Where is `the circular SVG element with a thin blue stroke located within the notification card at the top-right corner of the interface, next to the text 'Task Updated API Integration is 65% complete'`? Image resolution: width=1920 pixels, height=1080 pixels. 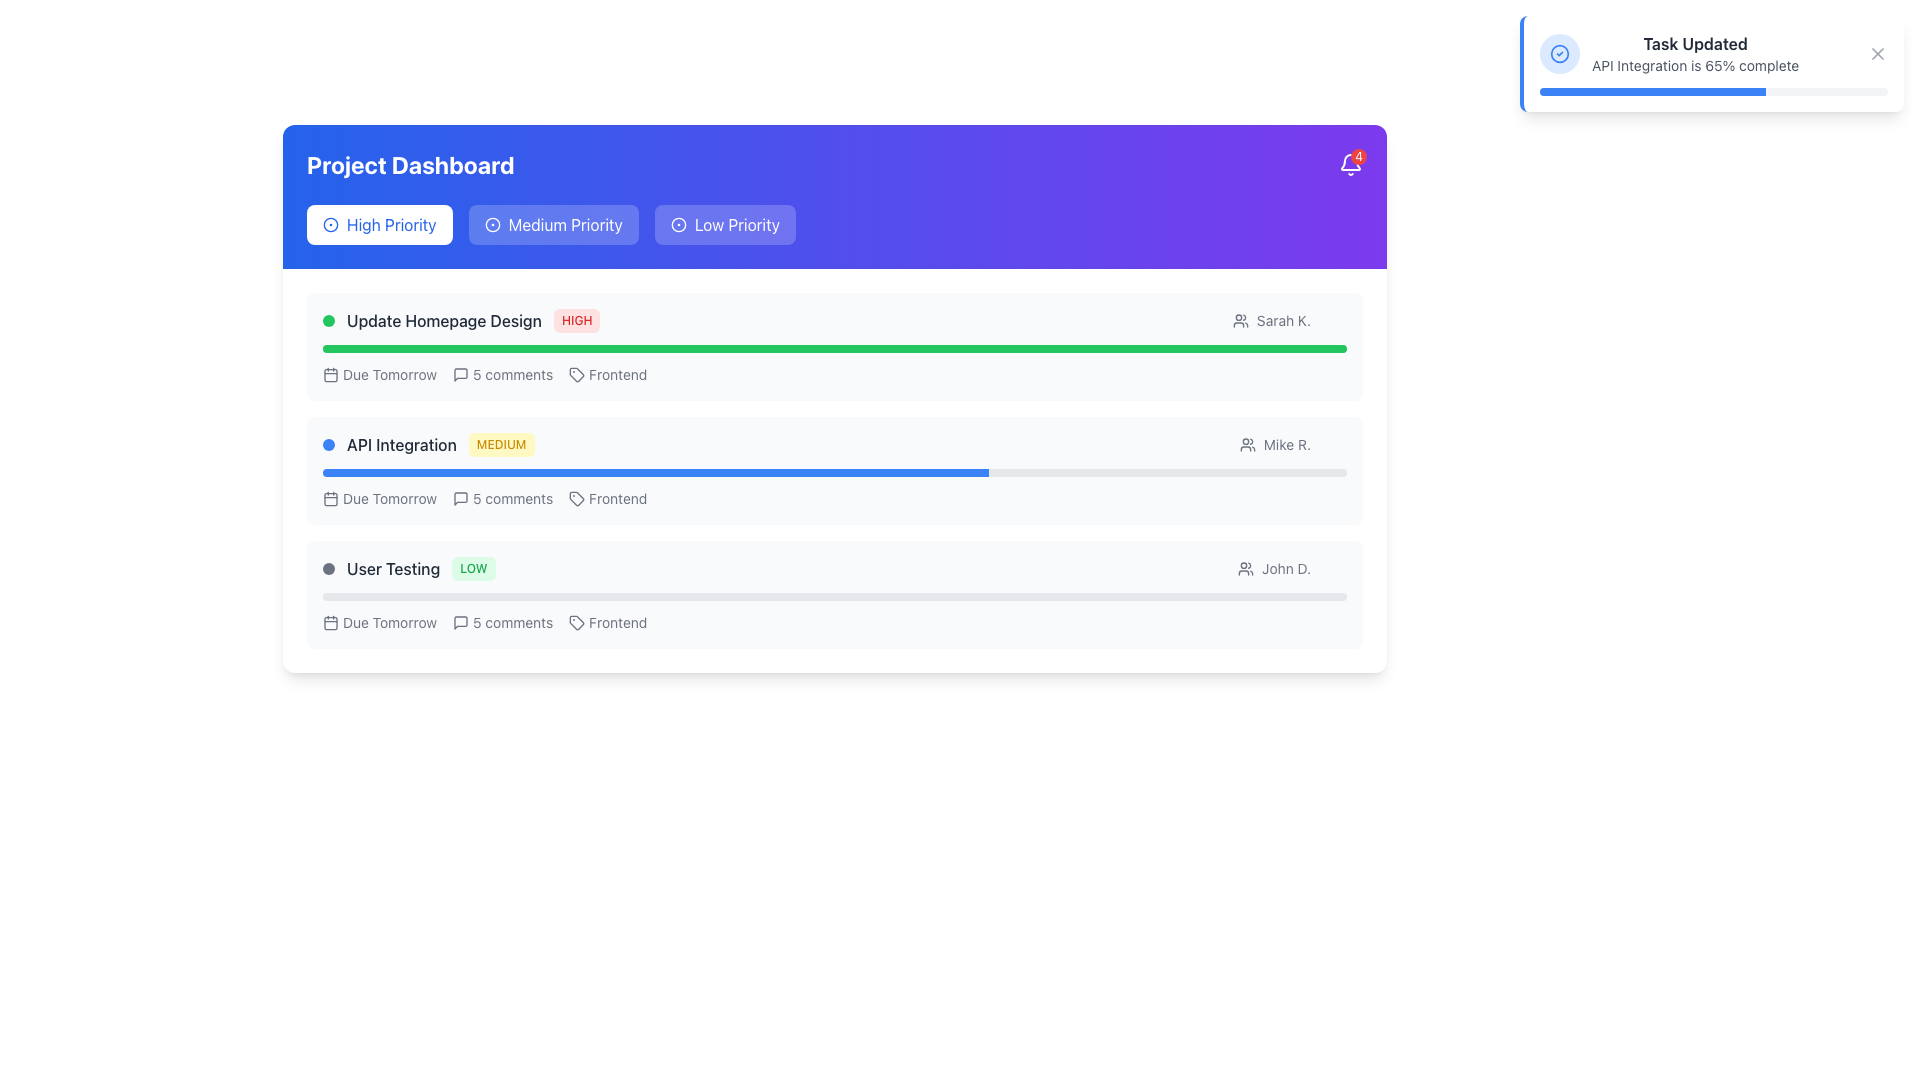 the circular SVG element with a thin blue stroke located within the notification card at the top-right corner of the interface, next to the text 'Task Updated API Integration is 65% complete' is located at coordinates (1559, 53).